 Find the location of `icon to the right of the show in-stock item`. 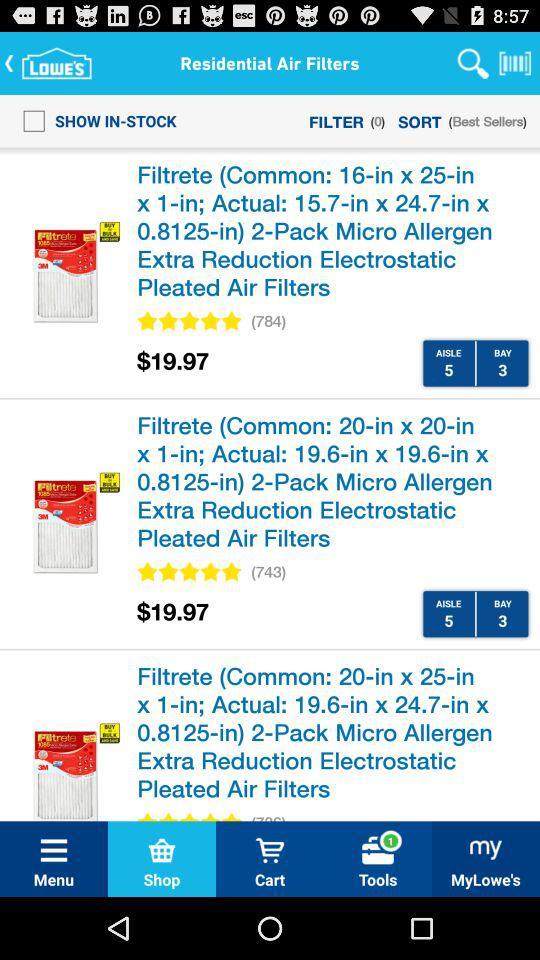

icon to the right of the show in-stock item is located at coordinates (336, 120).